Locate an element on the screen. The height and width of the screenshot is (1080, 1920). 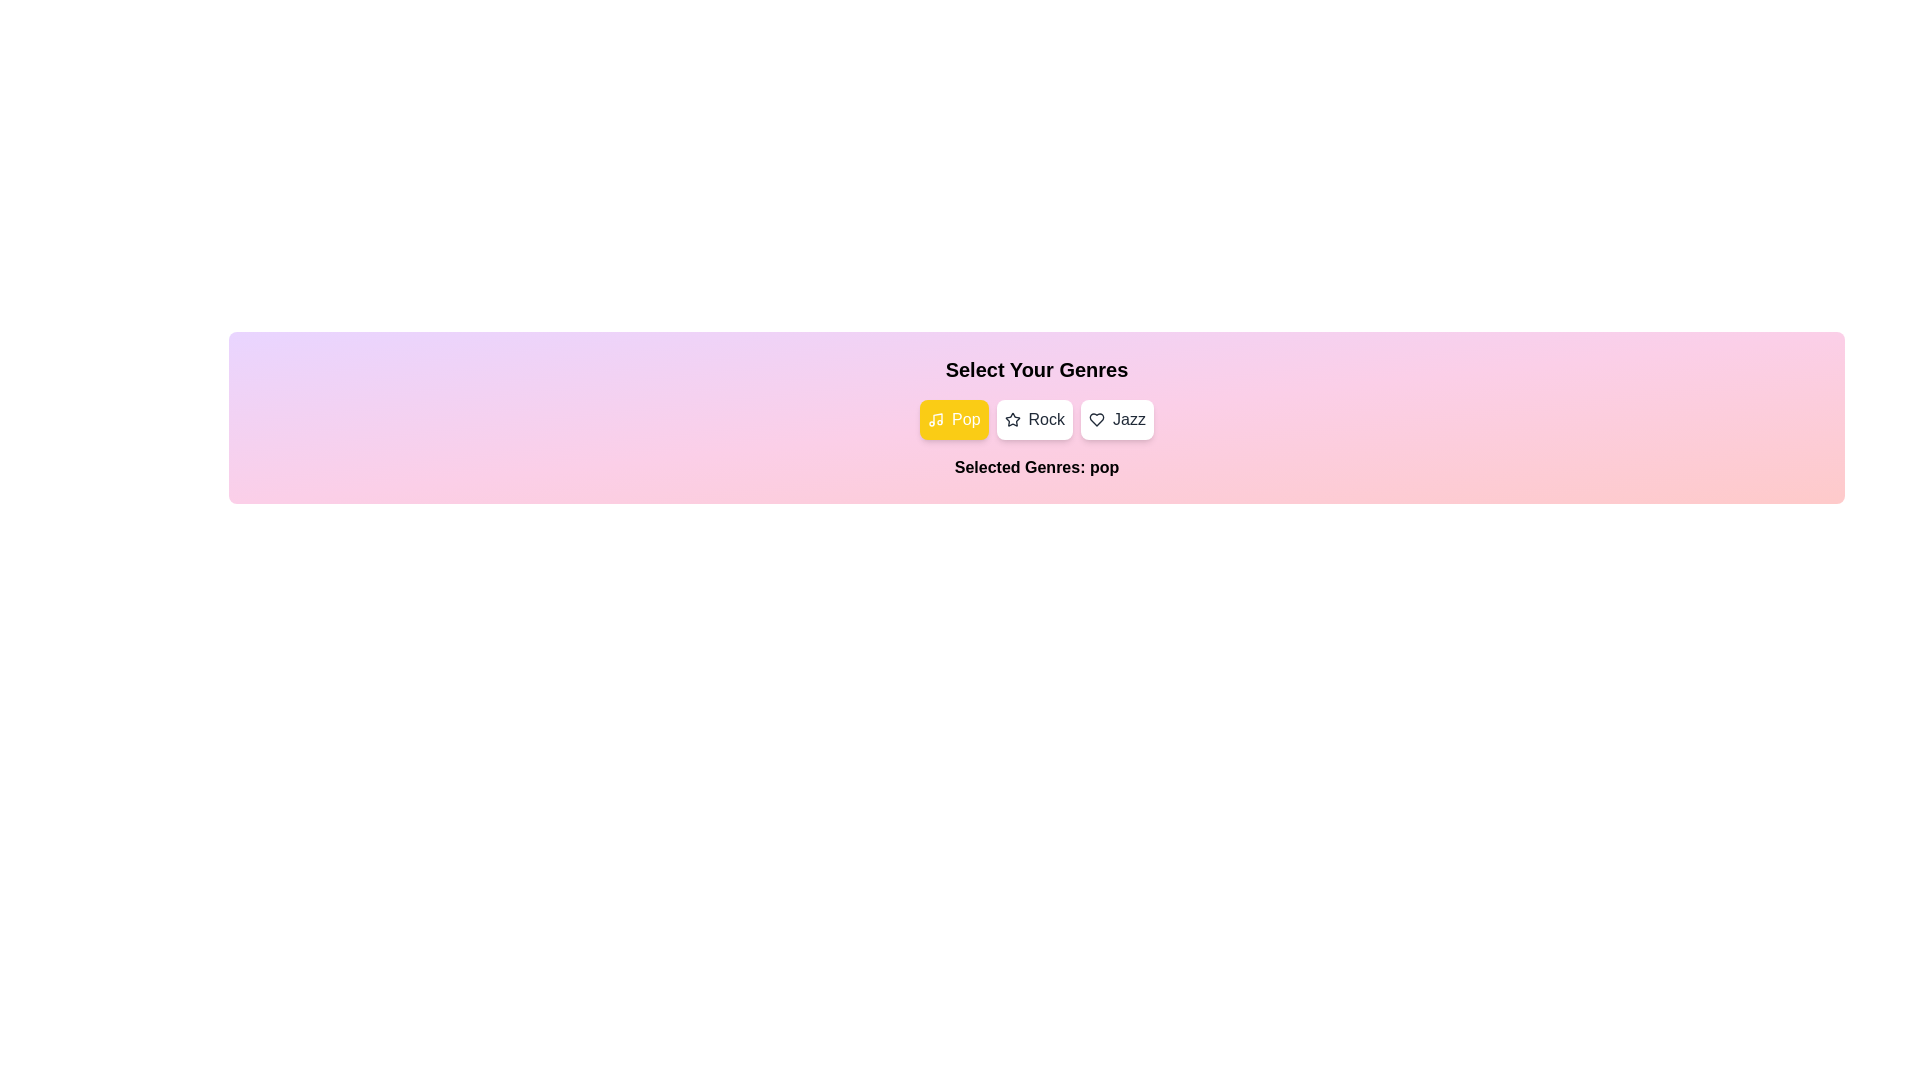
the Rock button to observe its hover effect is located at coordinates (1035, 419).